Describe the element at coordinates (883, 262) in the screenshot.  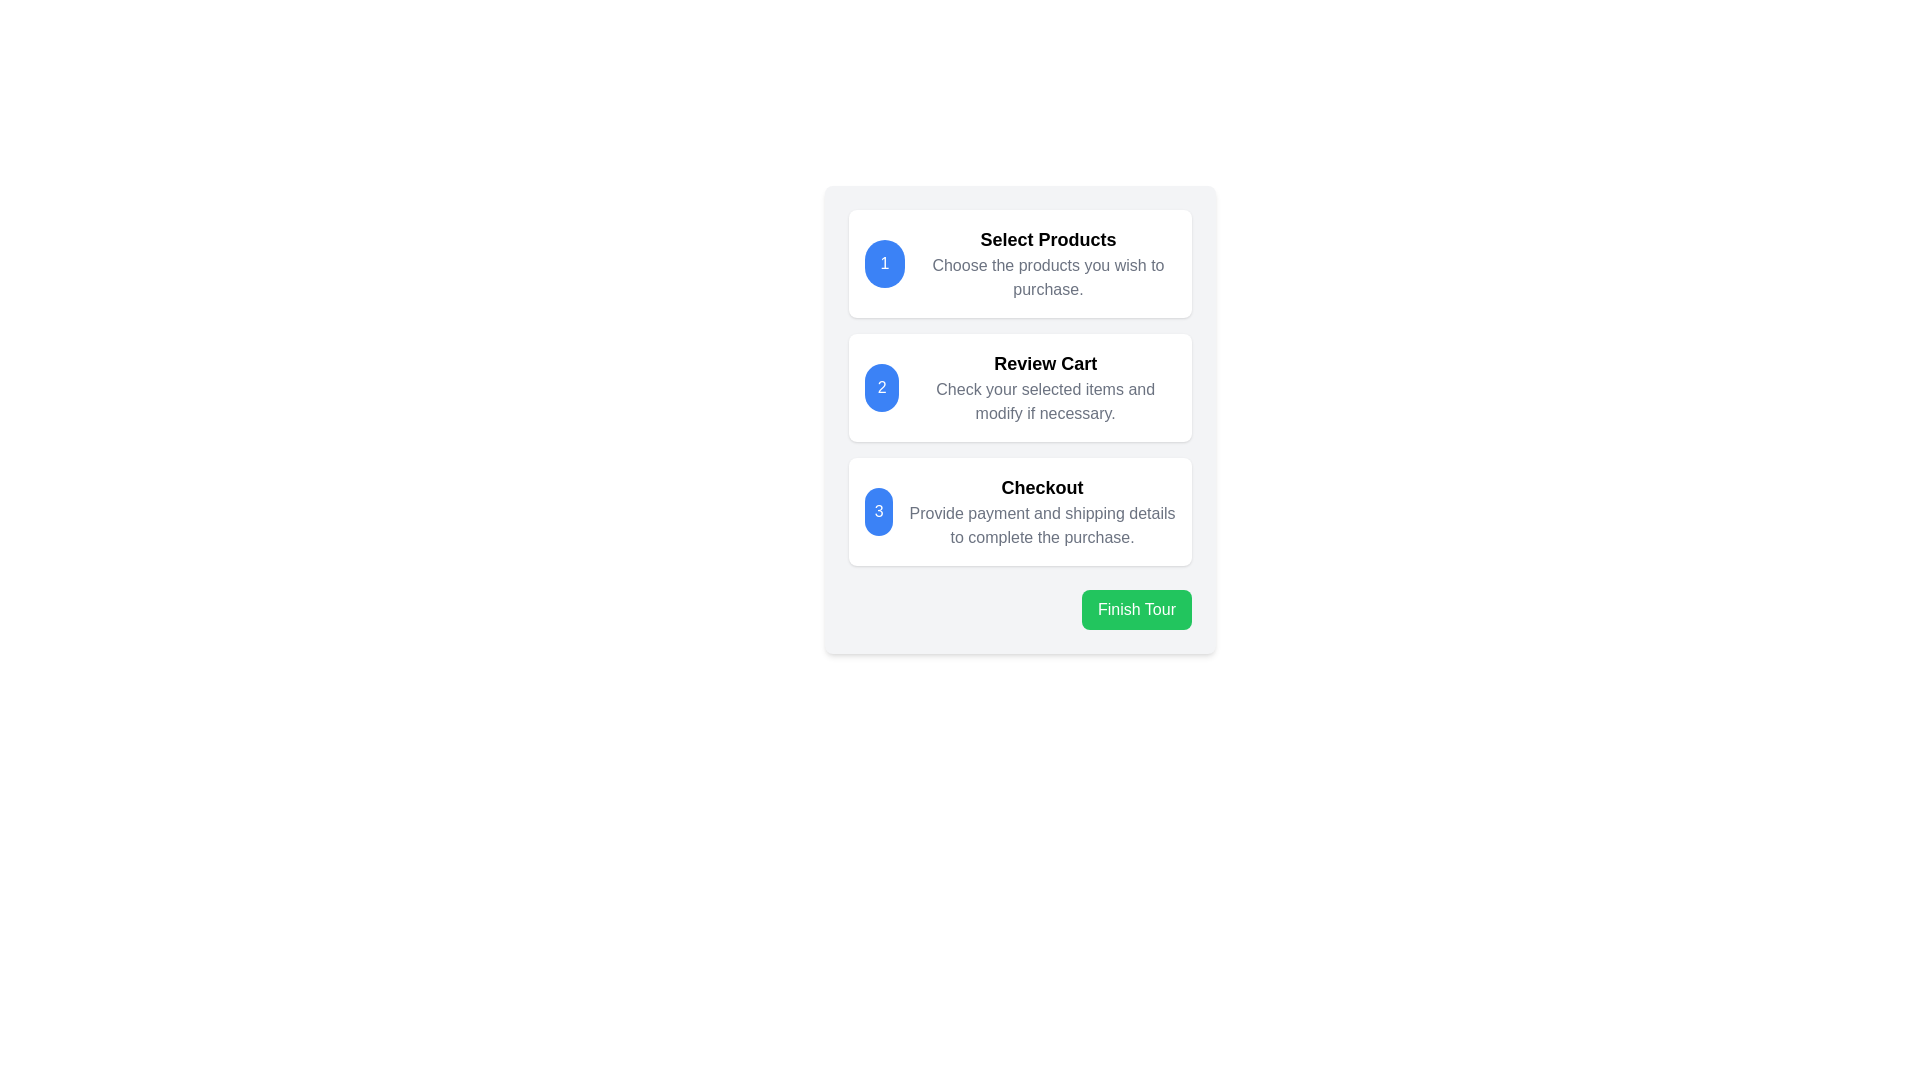
I see `the first step button, which is located to the left of the 'Select Products' text` at that location.